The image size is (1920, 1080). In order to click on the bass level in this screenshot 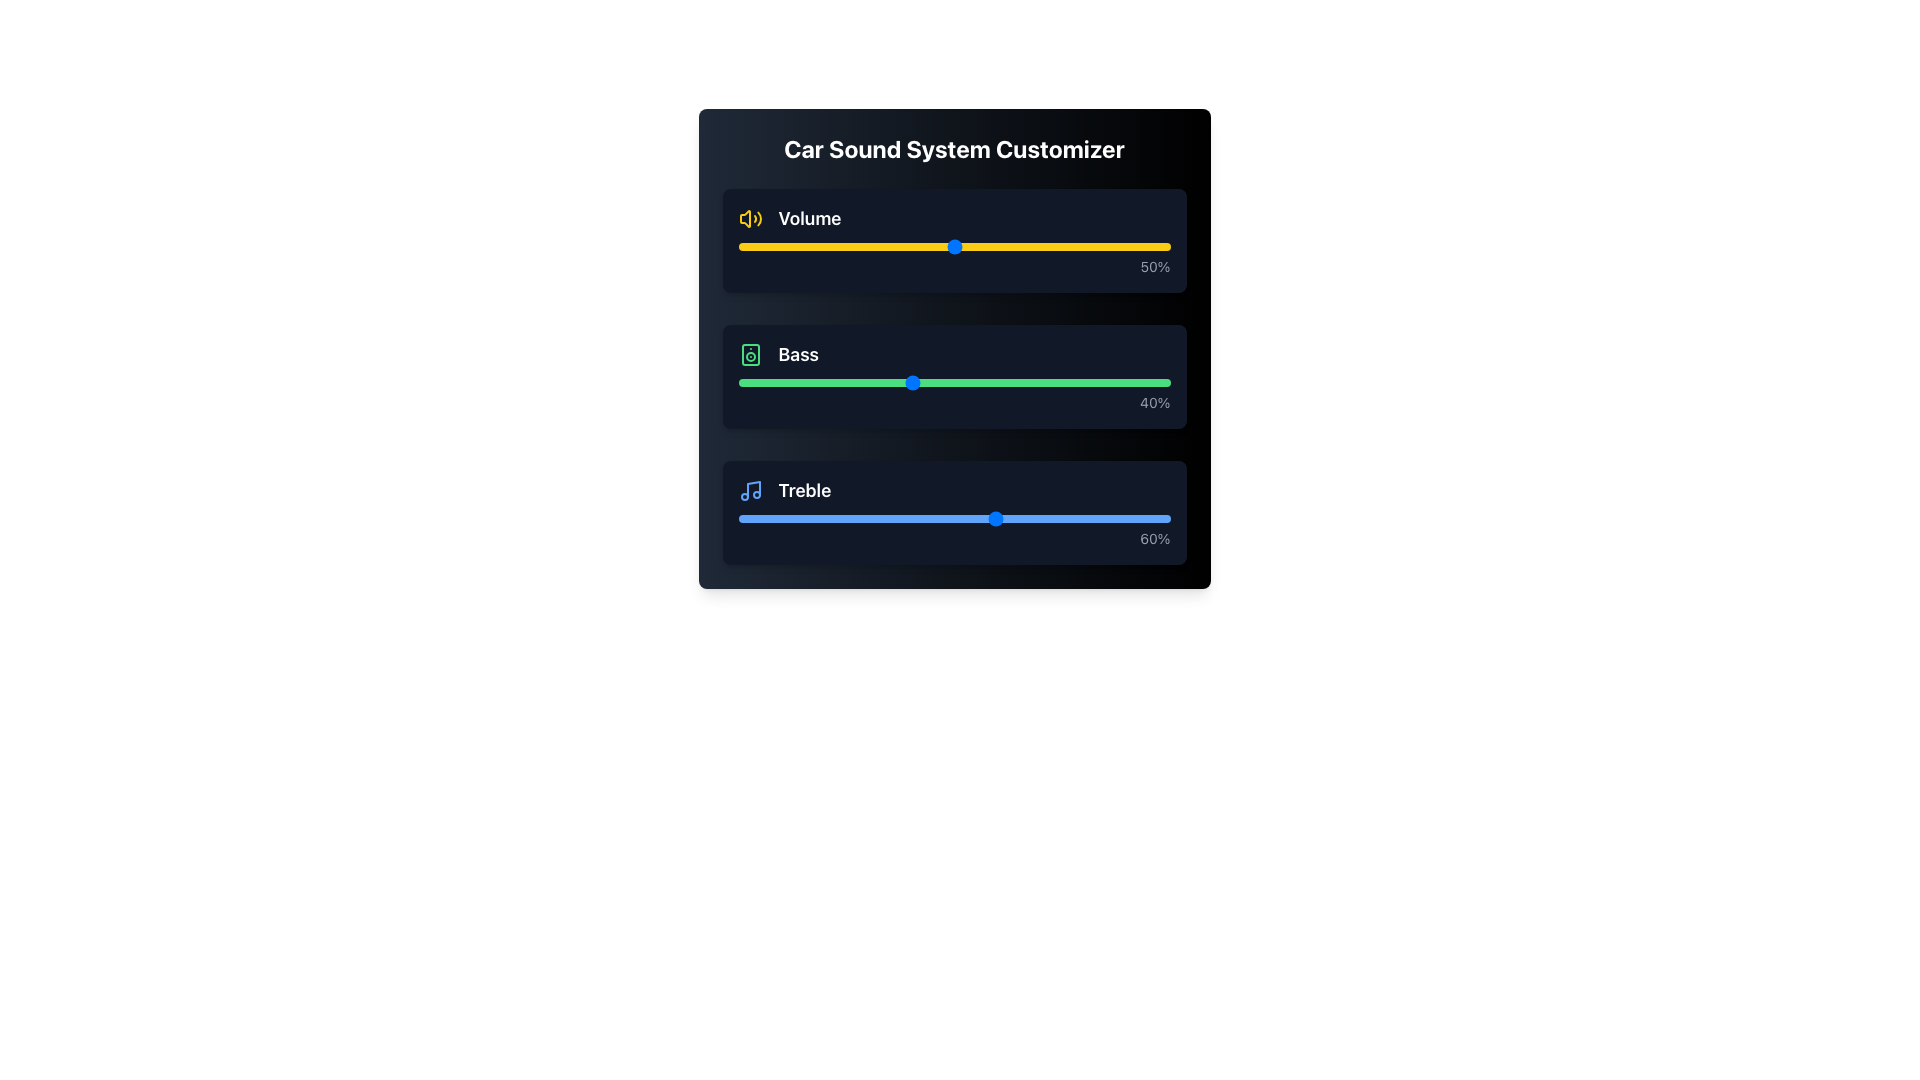, I will do `click(1166, 382)`.